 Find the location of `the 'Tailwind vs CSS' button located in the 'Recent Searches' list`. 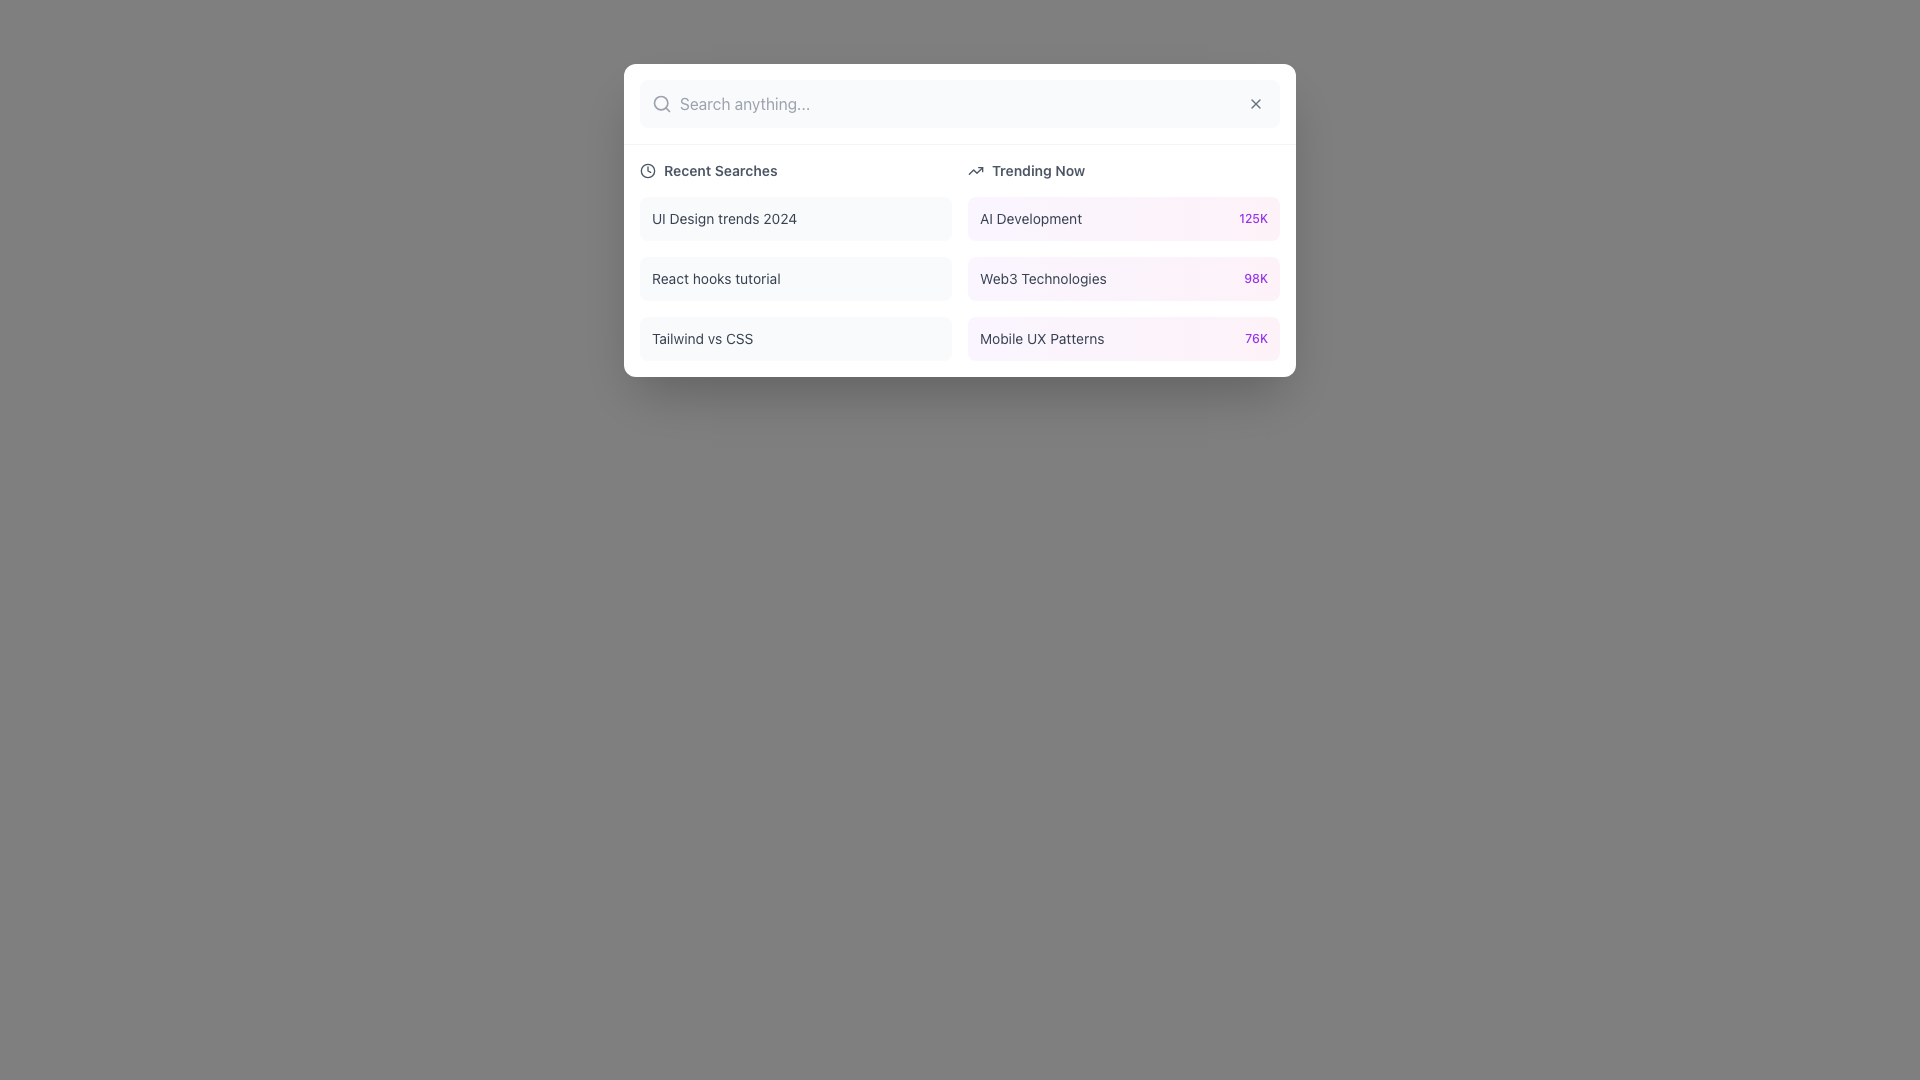

the 'Tailwind vs CSS' button located in the 'Recent Searches' list is located at coordinates (795, 338).